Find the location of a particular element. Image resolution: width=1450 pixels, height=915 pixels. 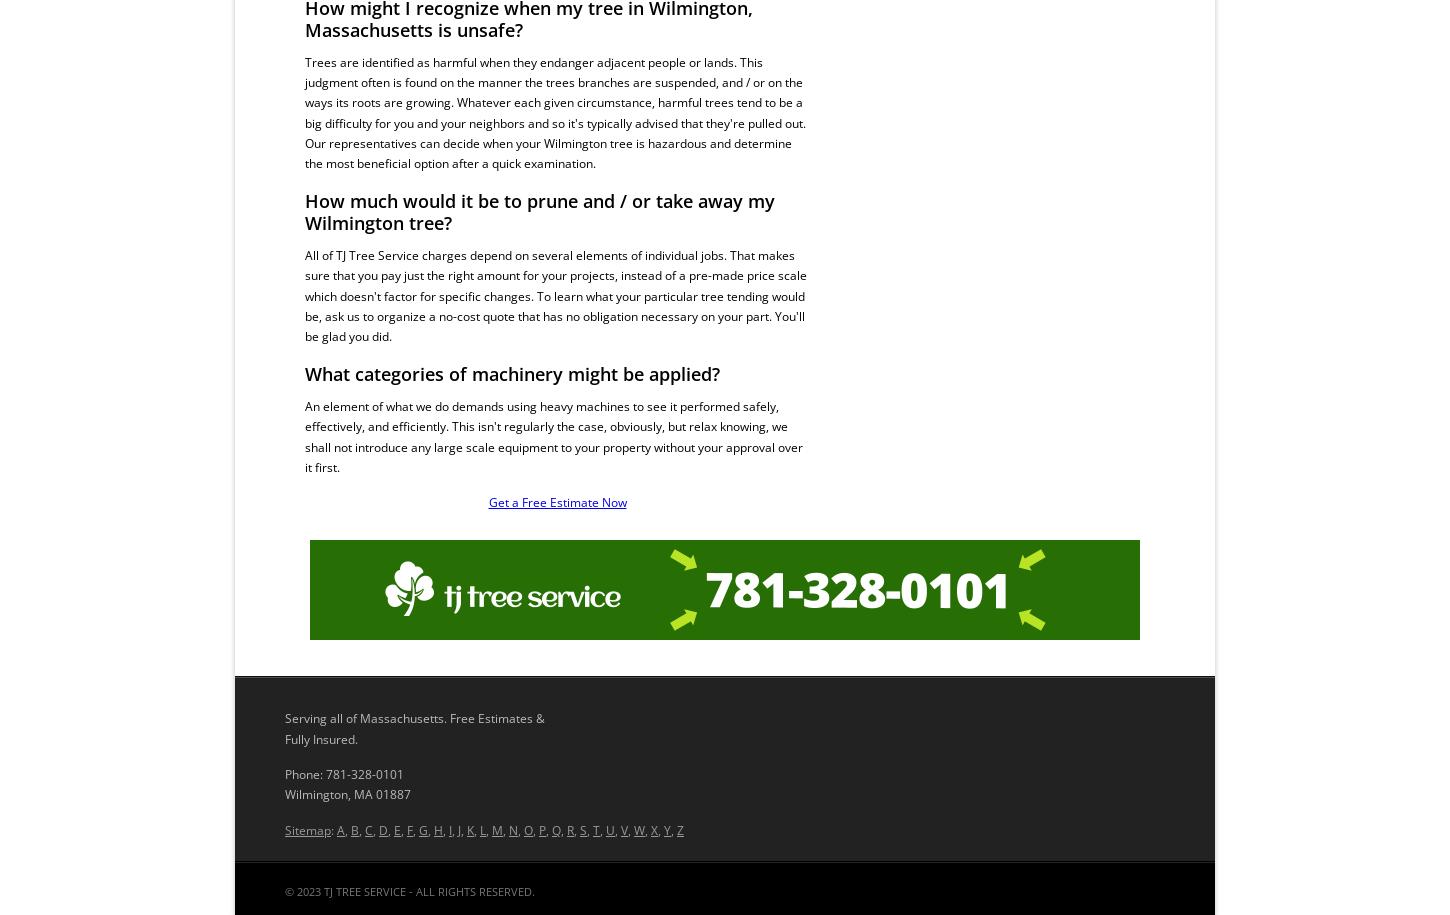

'D' is located at coordinates (378, 829).